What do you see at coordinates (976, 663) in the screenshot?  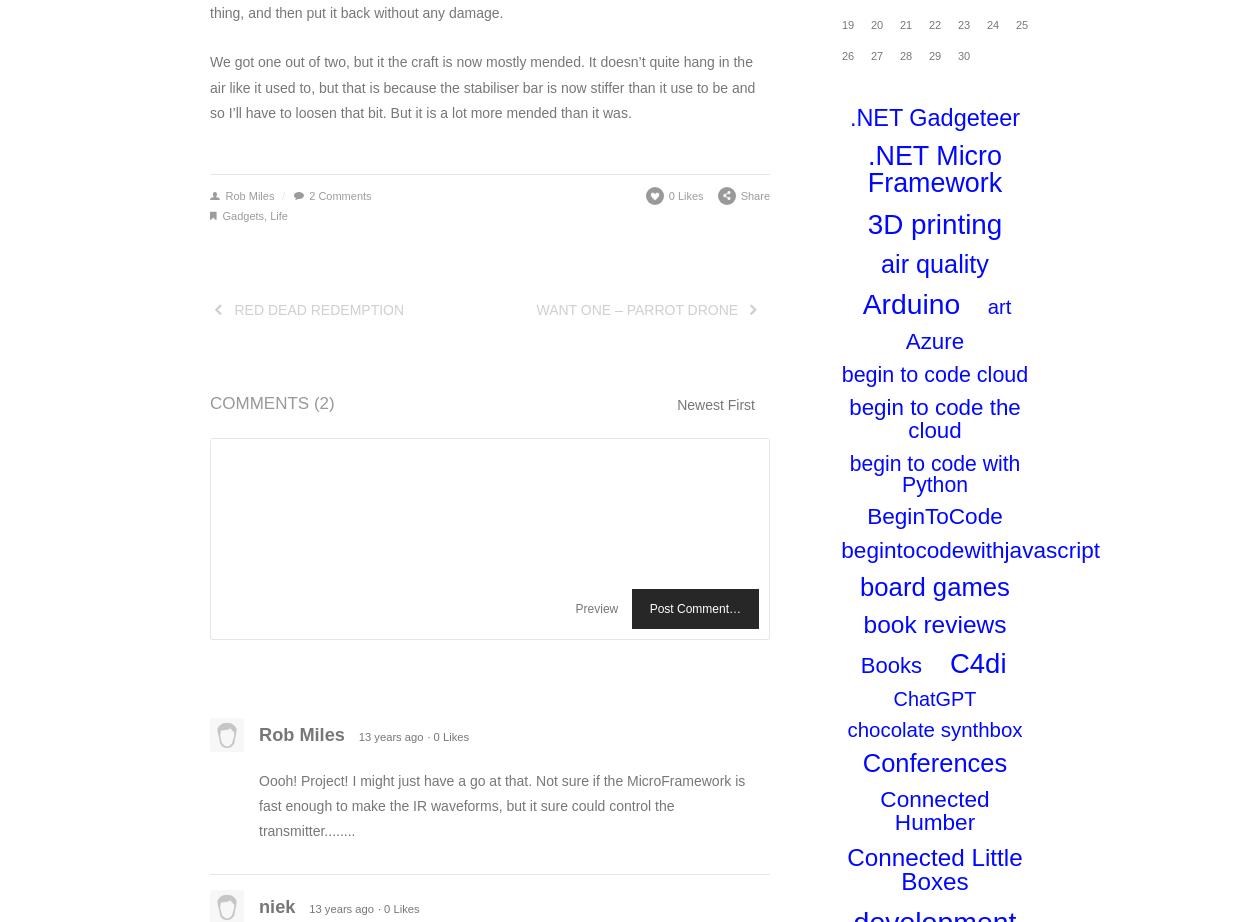 I see `'C4di'` at bounding box center [976, 663].